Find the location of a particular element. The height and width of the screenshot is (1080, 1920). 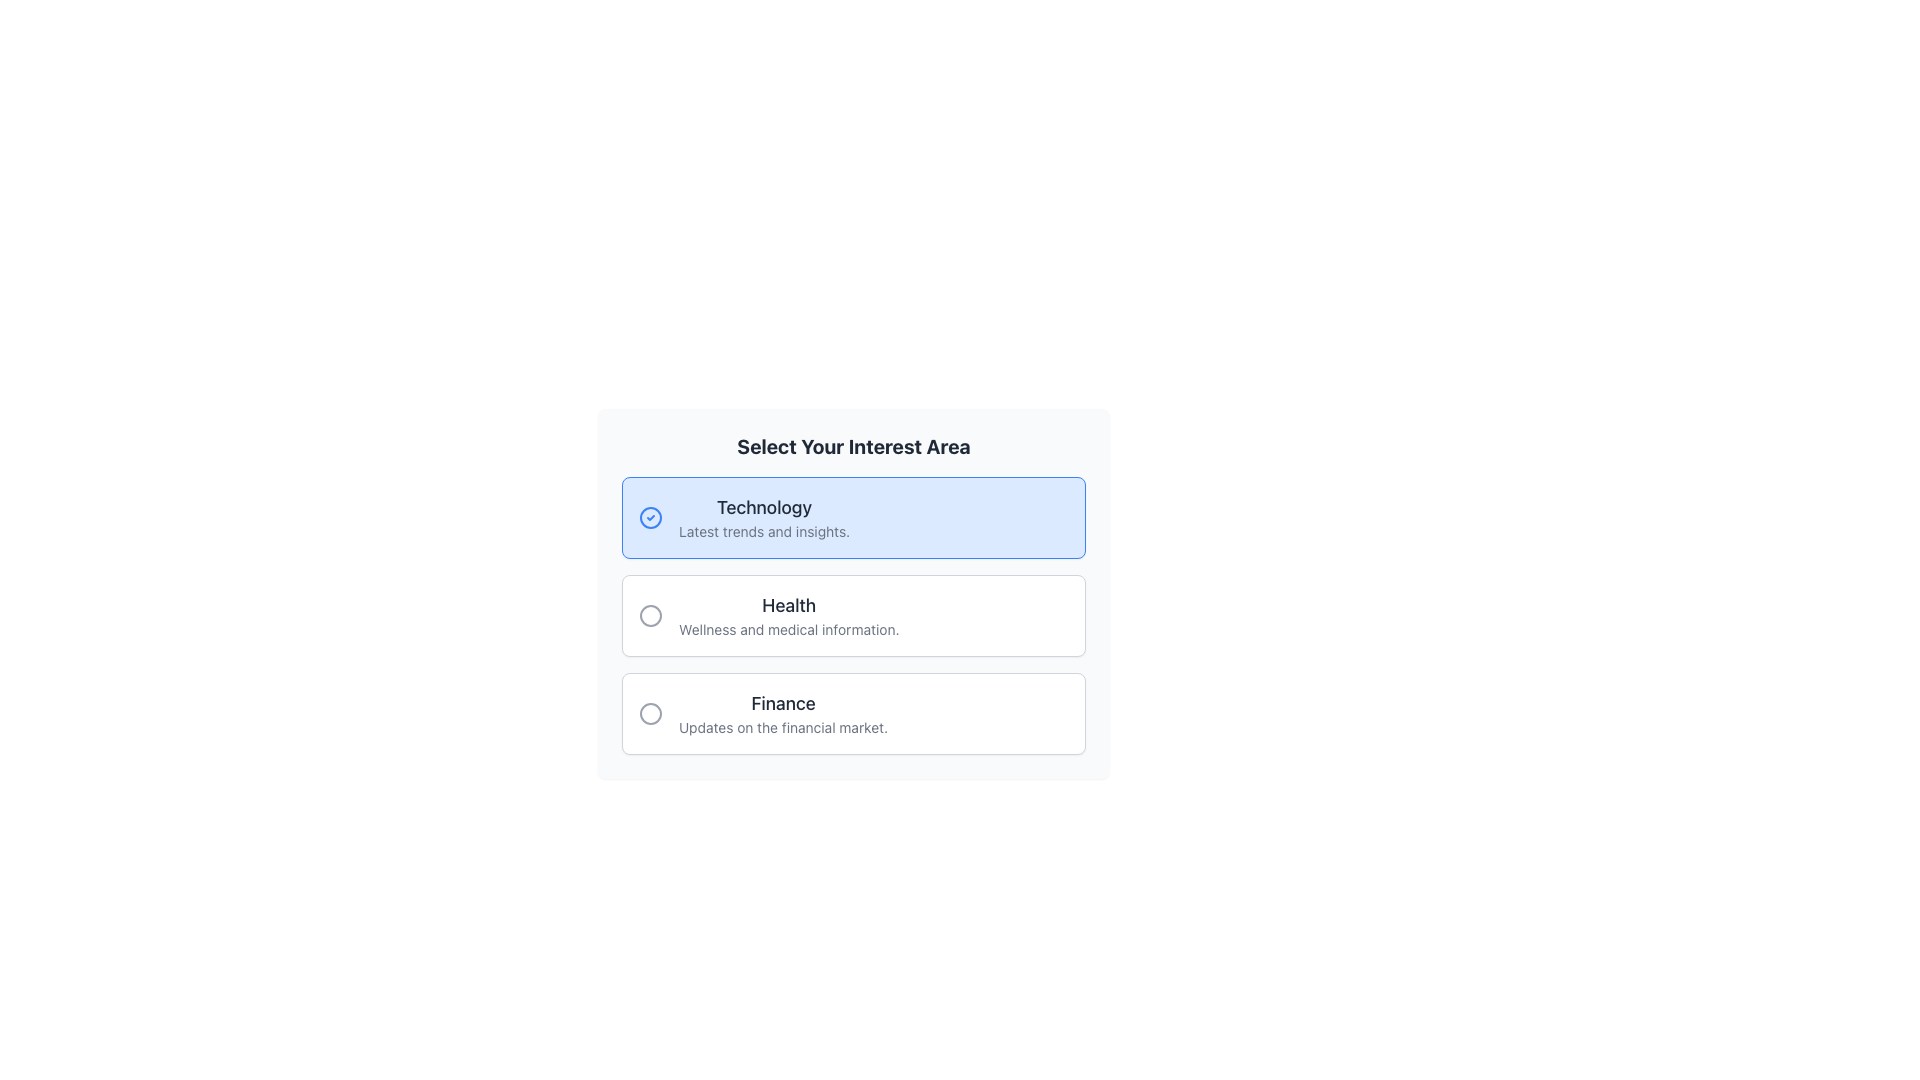

the circular radio button with a gray outline located to the left of the 'Health' label is located at coordinates (658, 615).